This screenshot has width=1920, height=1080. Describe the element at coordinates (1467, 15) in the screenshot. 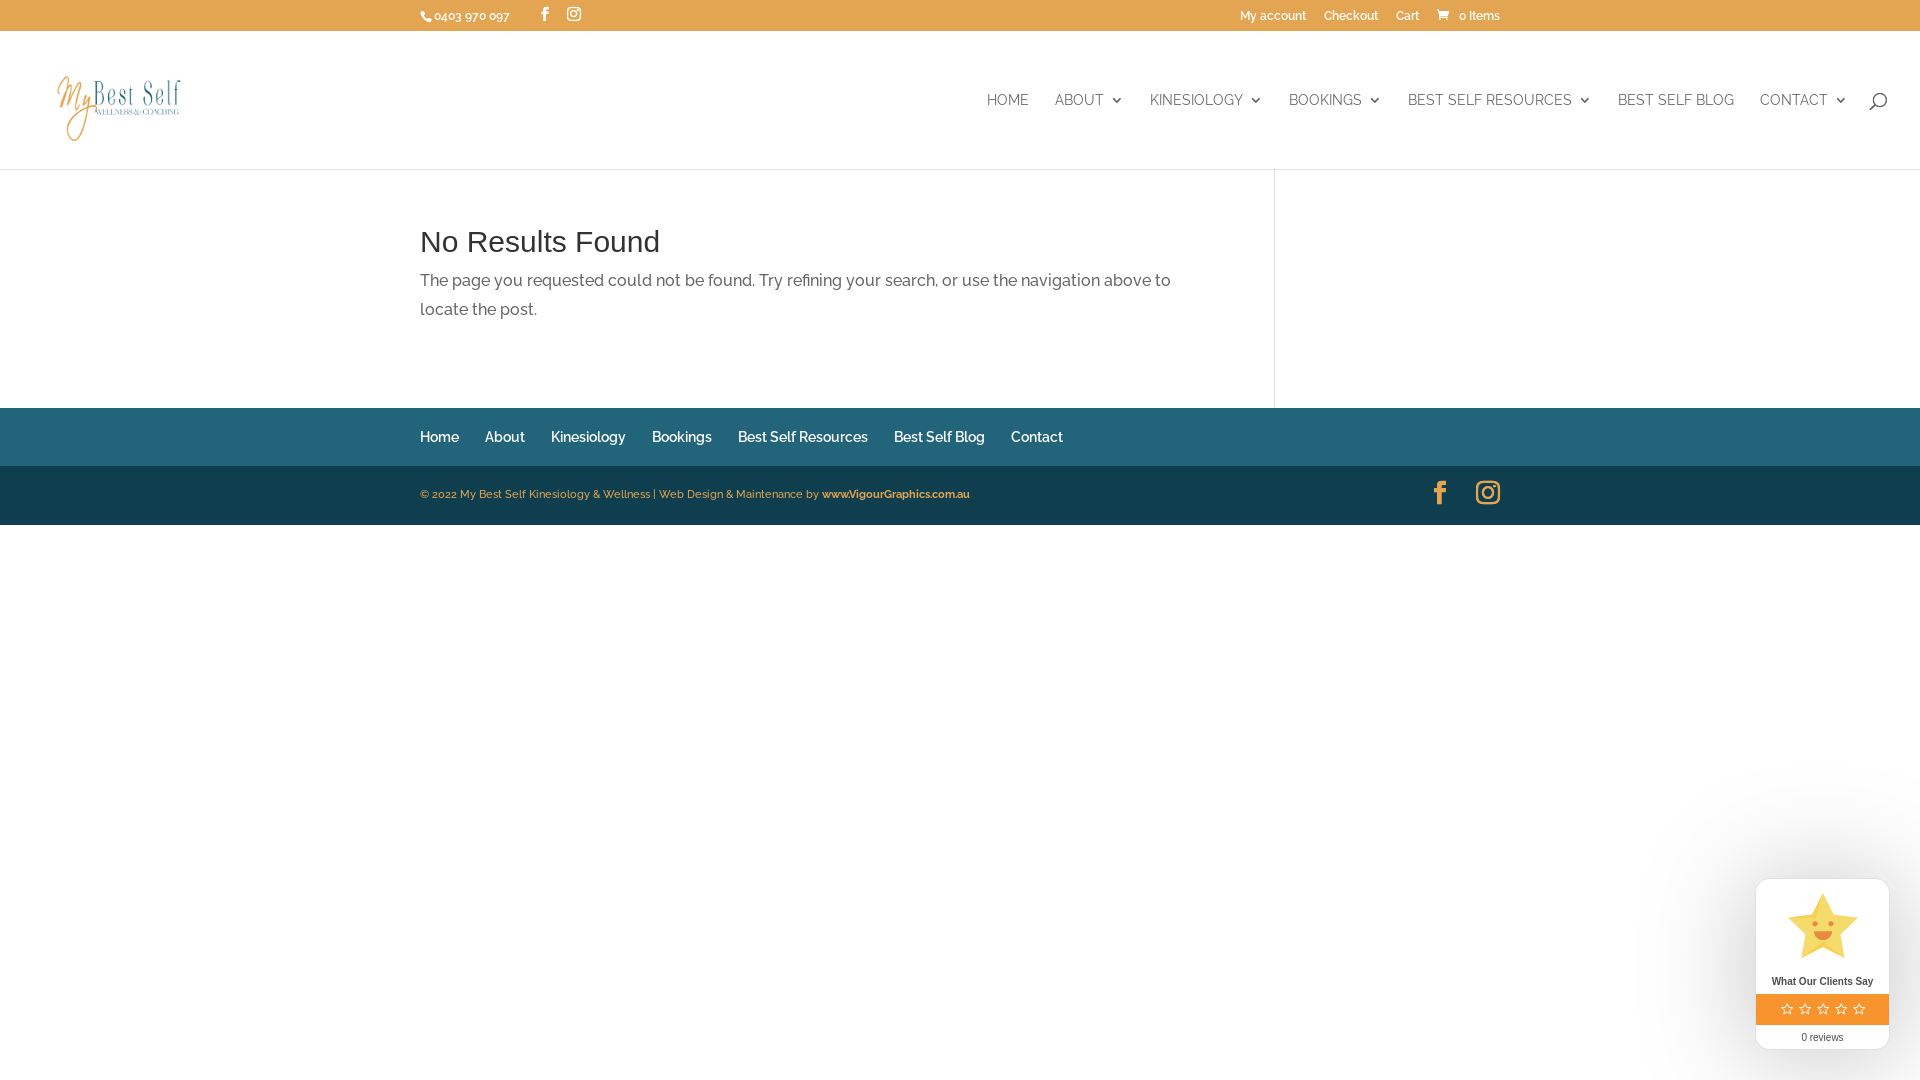

I see `'0 Items'` at that location.